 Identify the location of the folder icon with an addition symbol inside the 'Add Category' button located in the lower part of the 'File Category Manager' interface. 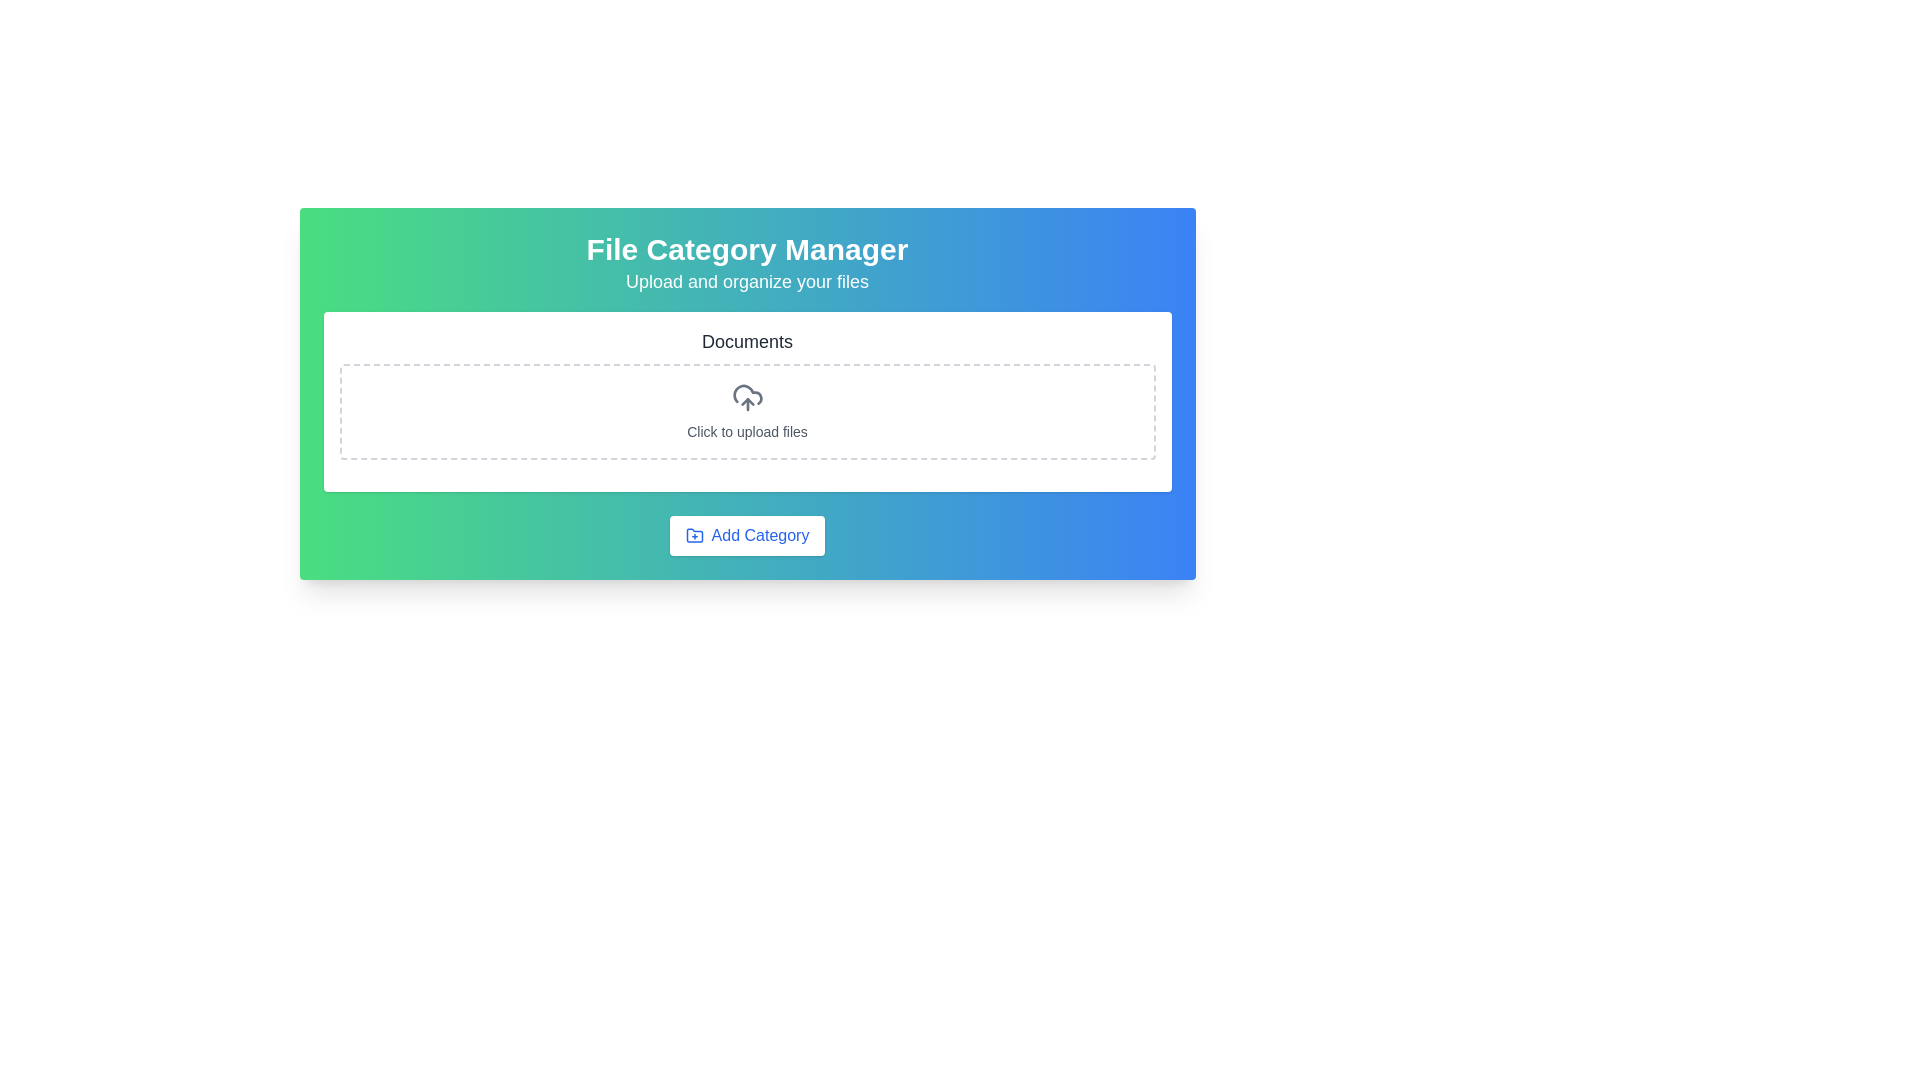
(694, 534).